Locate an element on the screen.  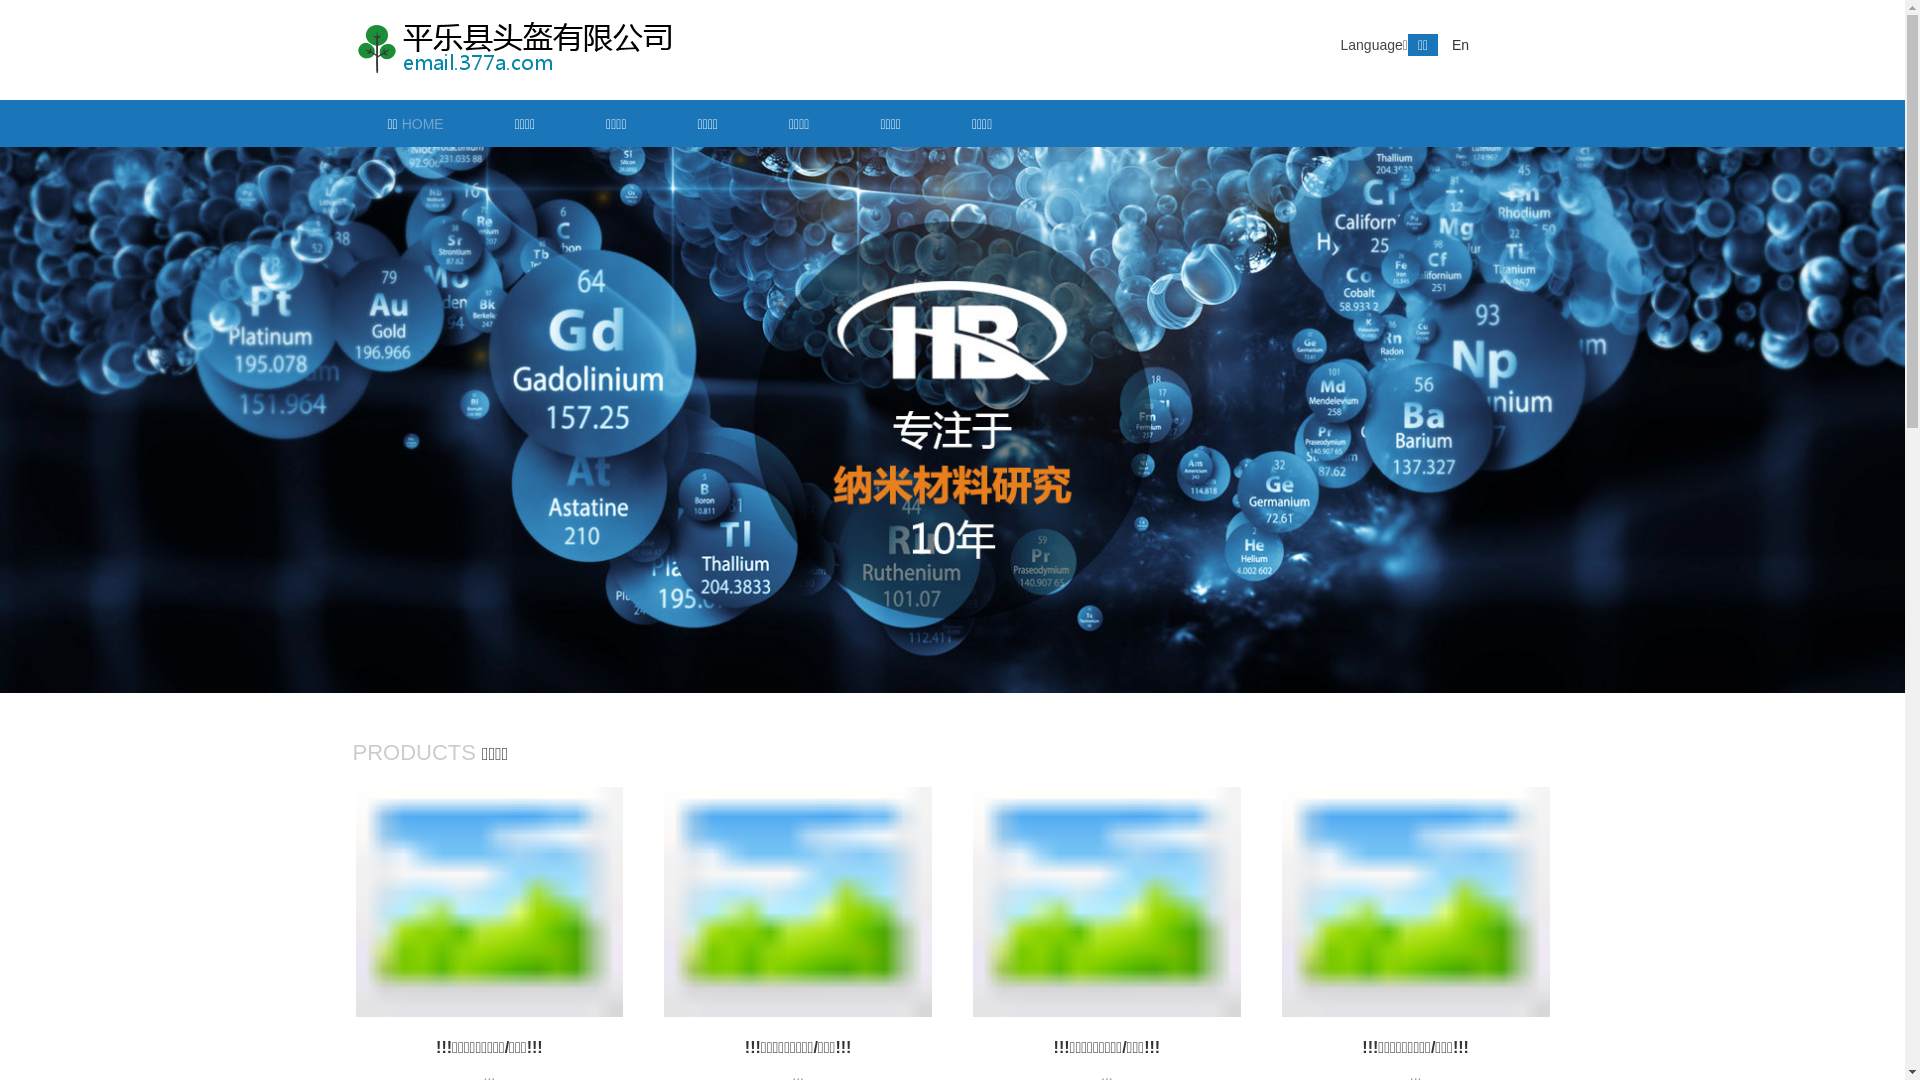
'En' is located at coordinates (1460, 45).